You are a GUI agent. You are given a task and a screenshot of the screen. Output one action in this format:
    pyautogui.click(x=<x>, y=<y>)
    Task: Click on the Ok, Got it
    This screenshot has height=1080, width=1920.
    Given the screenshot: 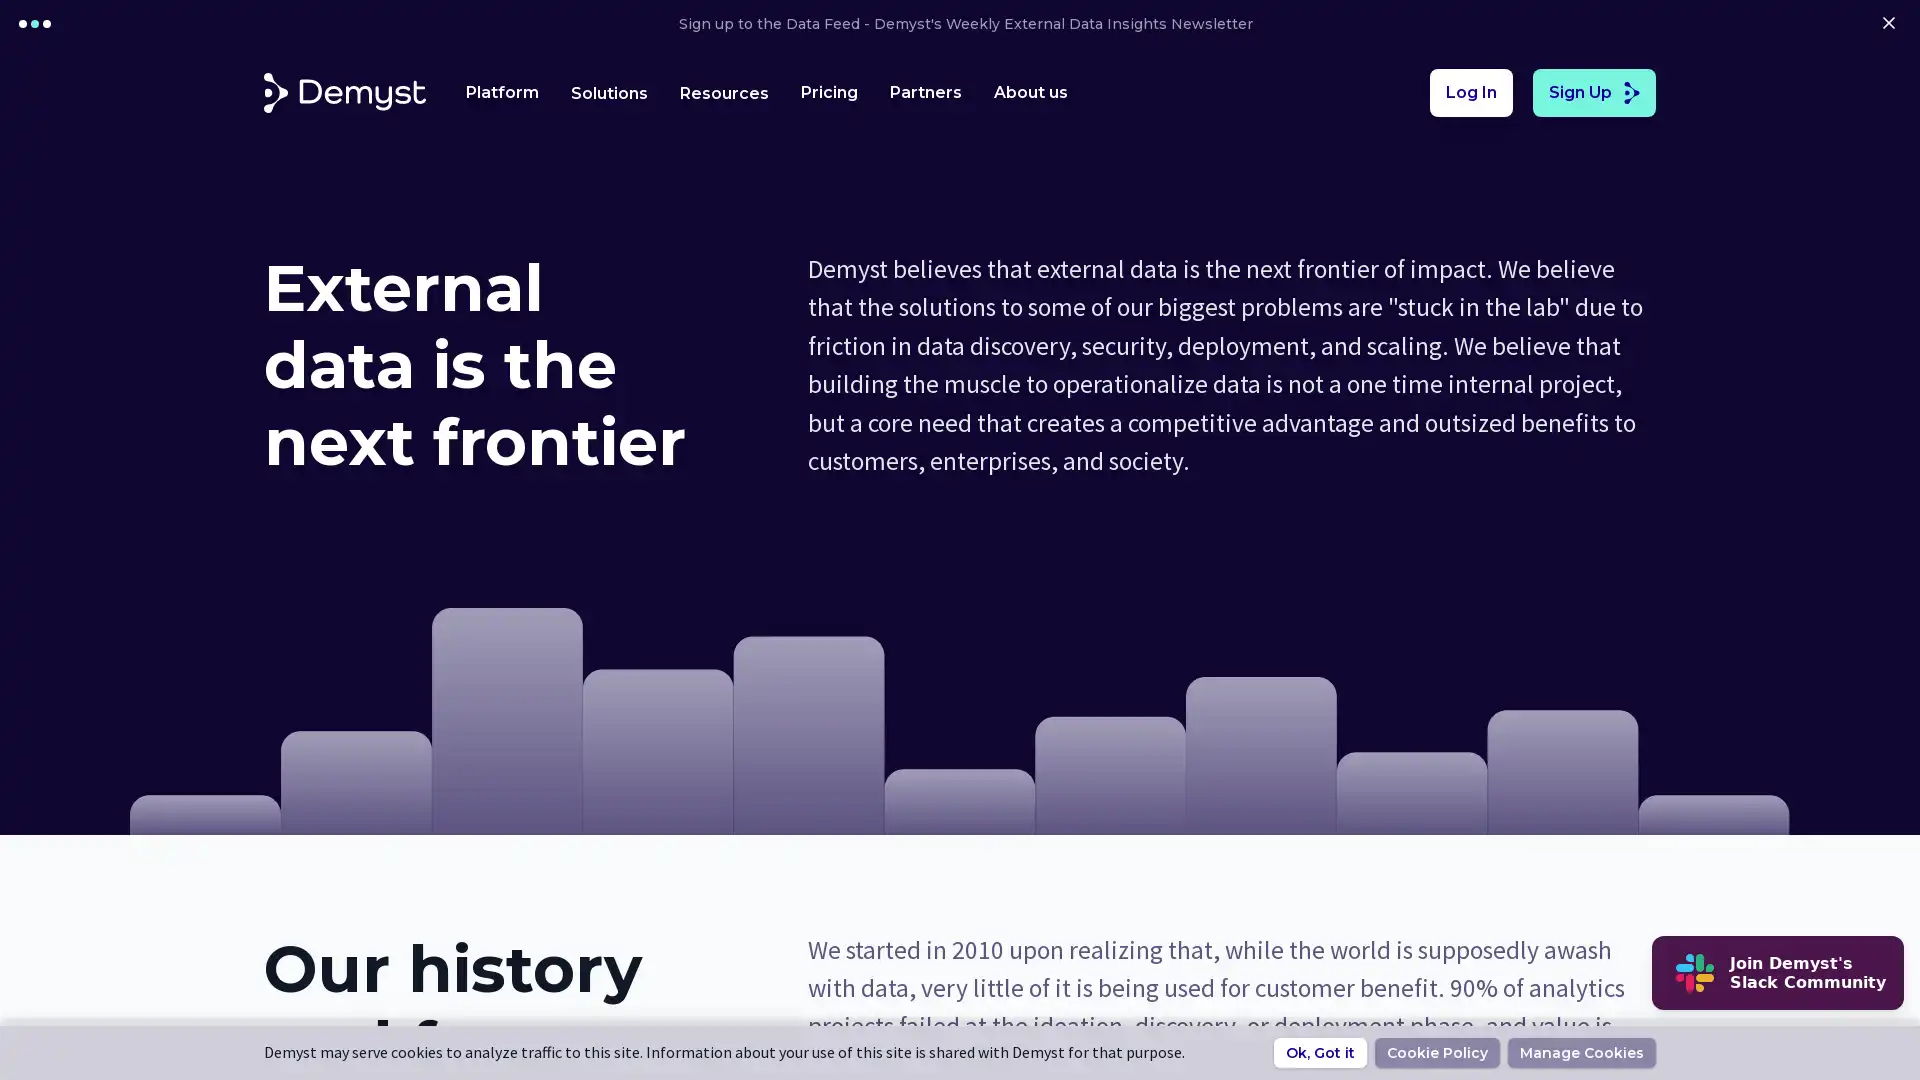 What is the action you would take?
    pyautogui.click(x=1320, y=1052)
    